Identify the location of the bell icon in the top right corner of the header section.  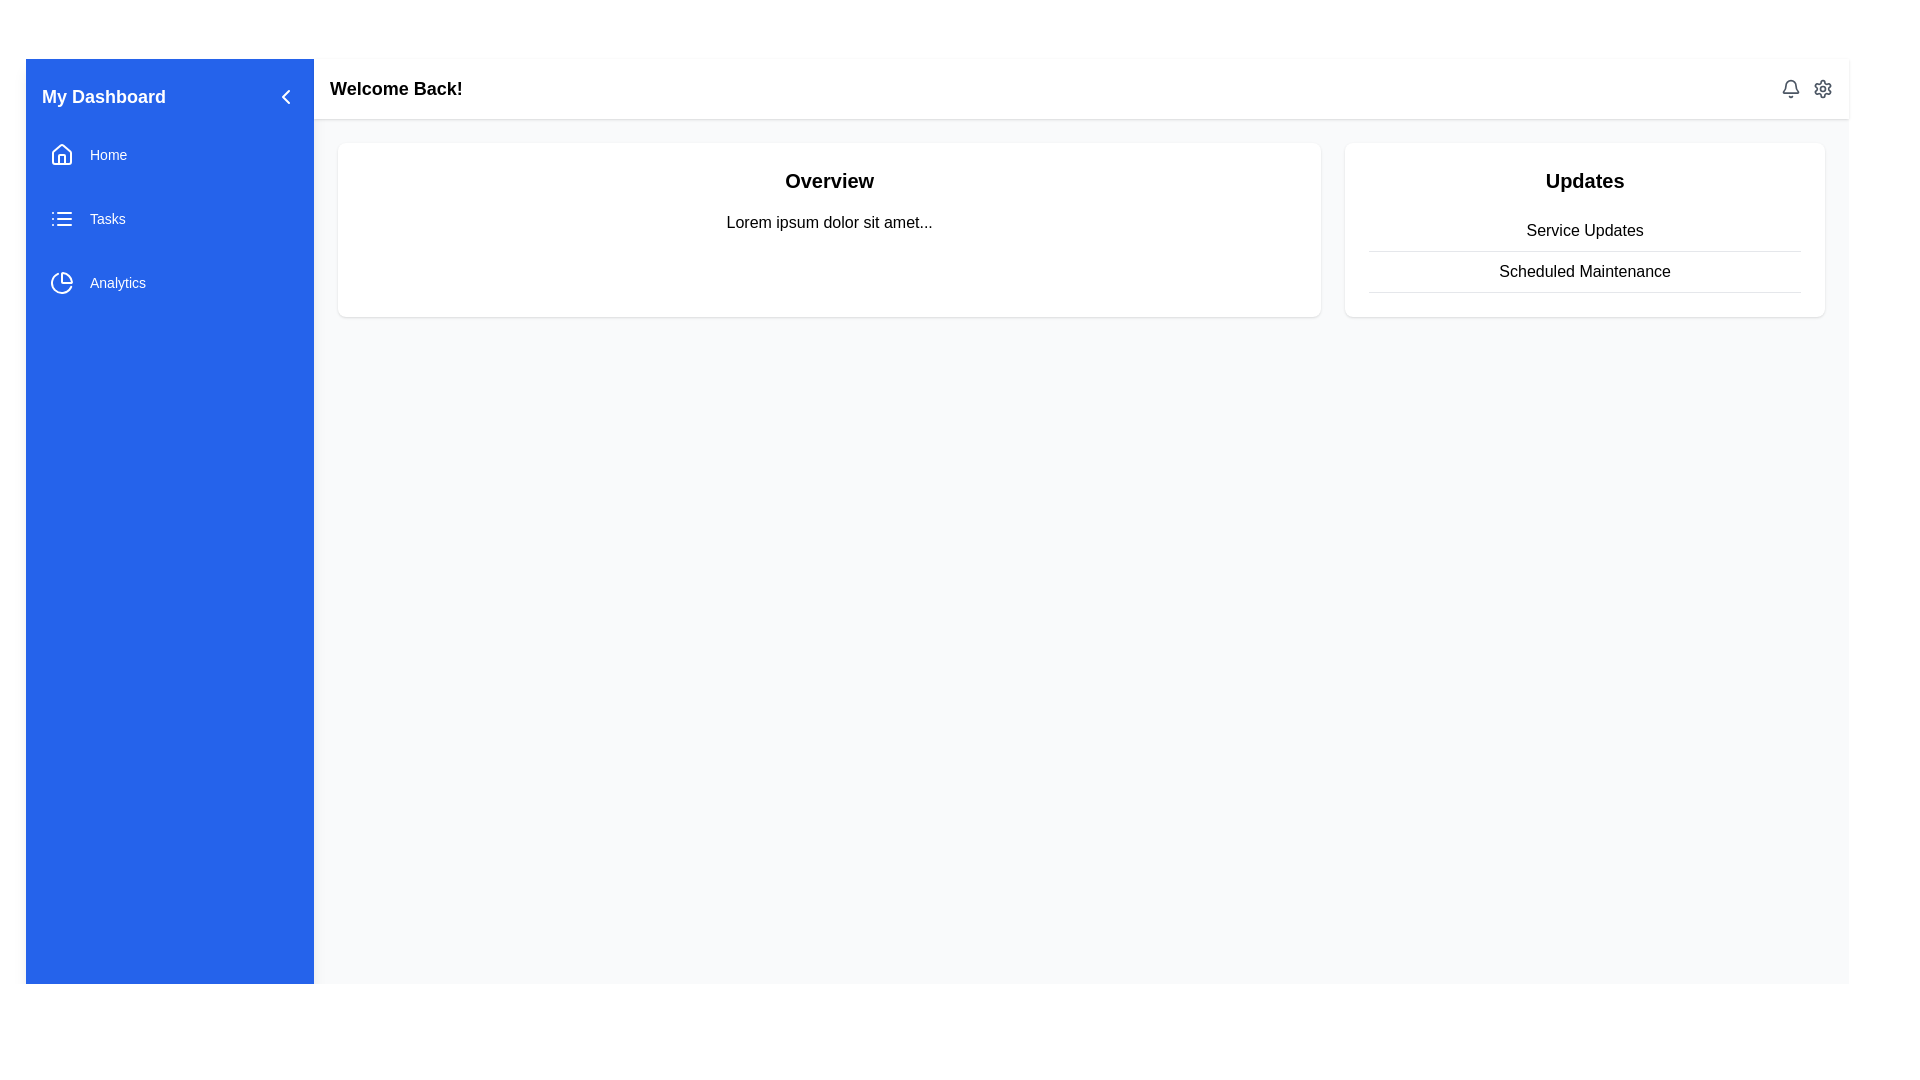
(1806, 87).